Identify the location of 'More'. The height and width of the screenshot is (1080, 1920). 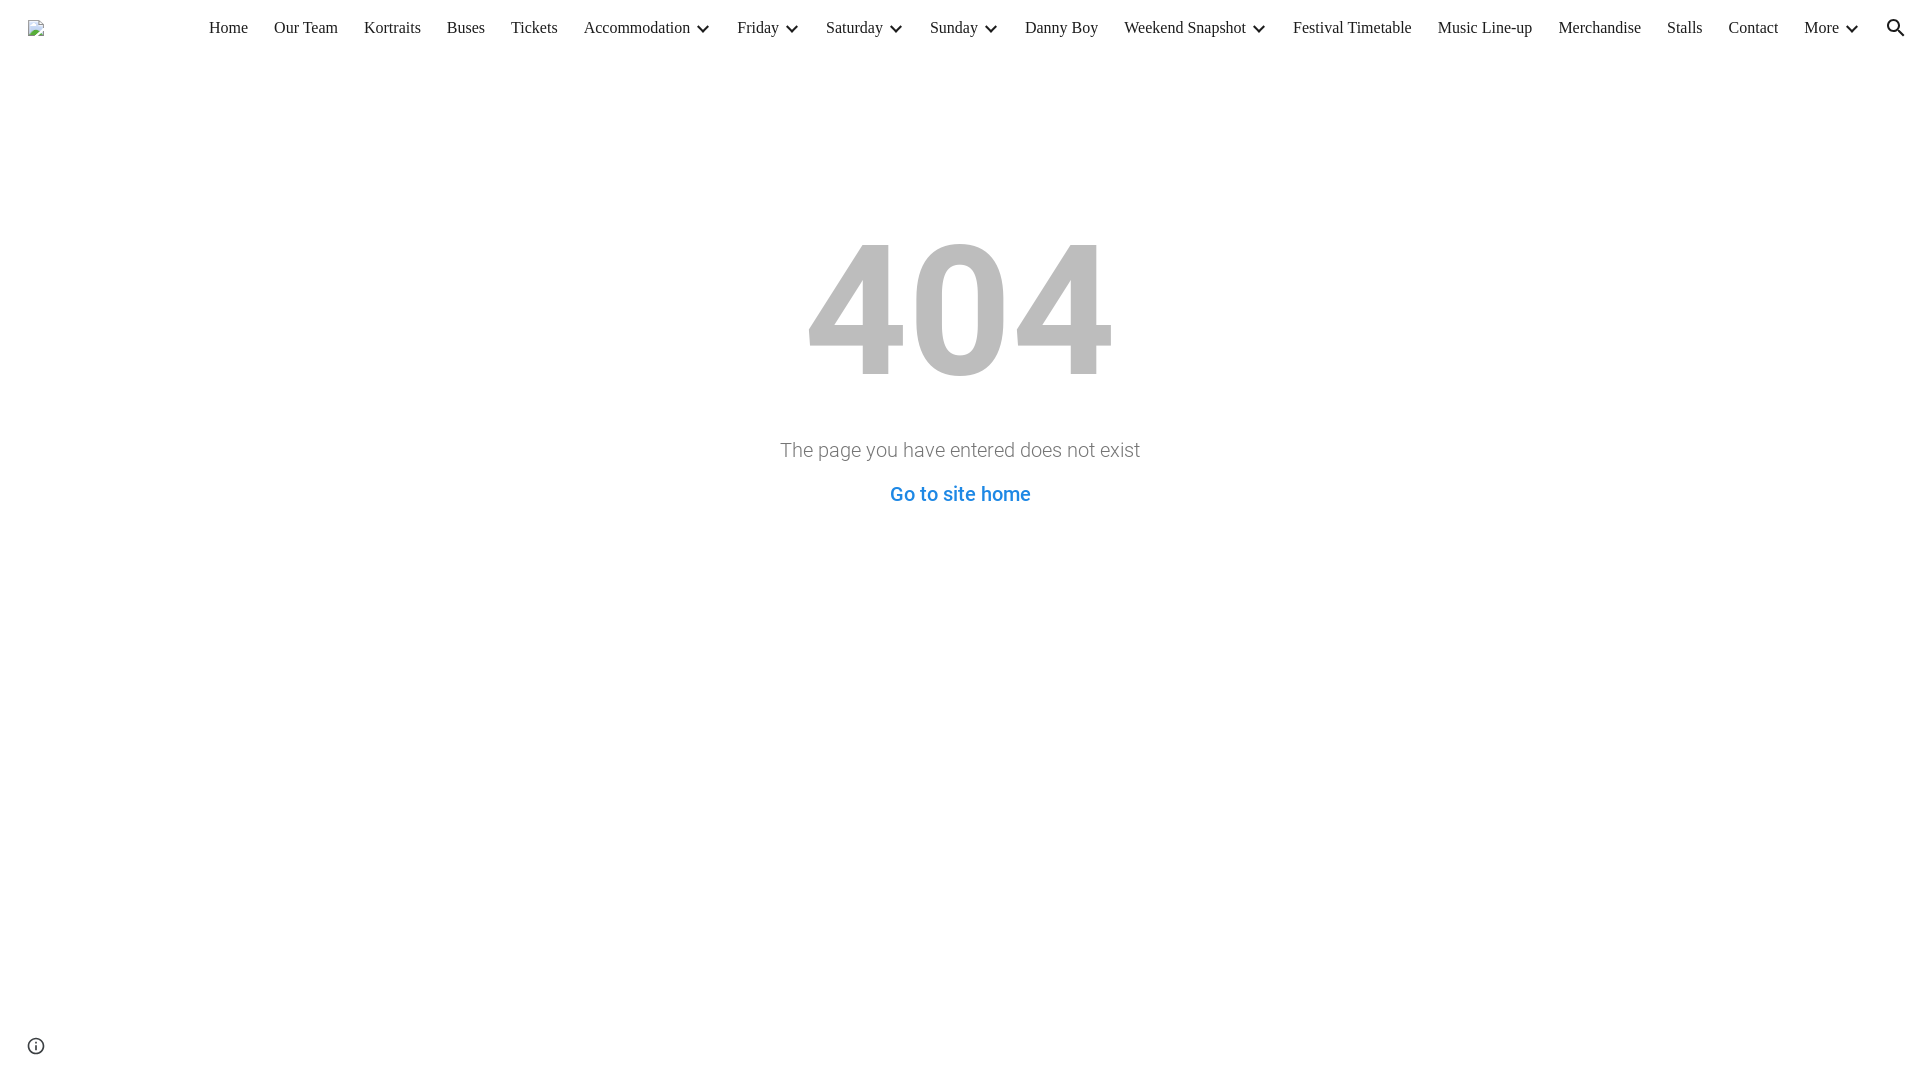
(1821, 27).